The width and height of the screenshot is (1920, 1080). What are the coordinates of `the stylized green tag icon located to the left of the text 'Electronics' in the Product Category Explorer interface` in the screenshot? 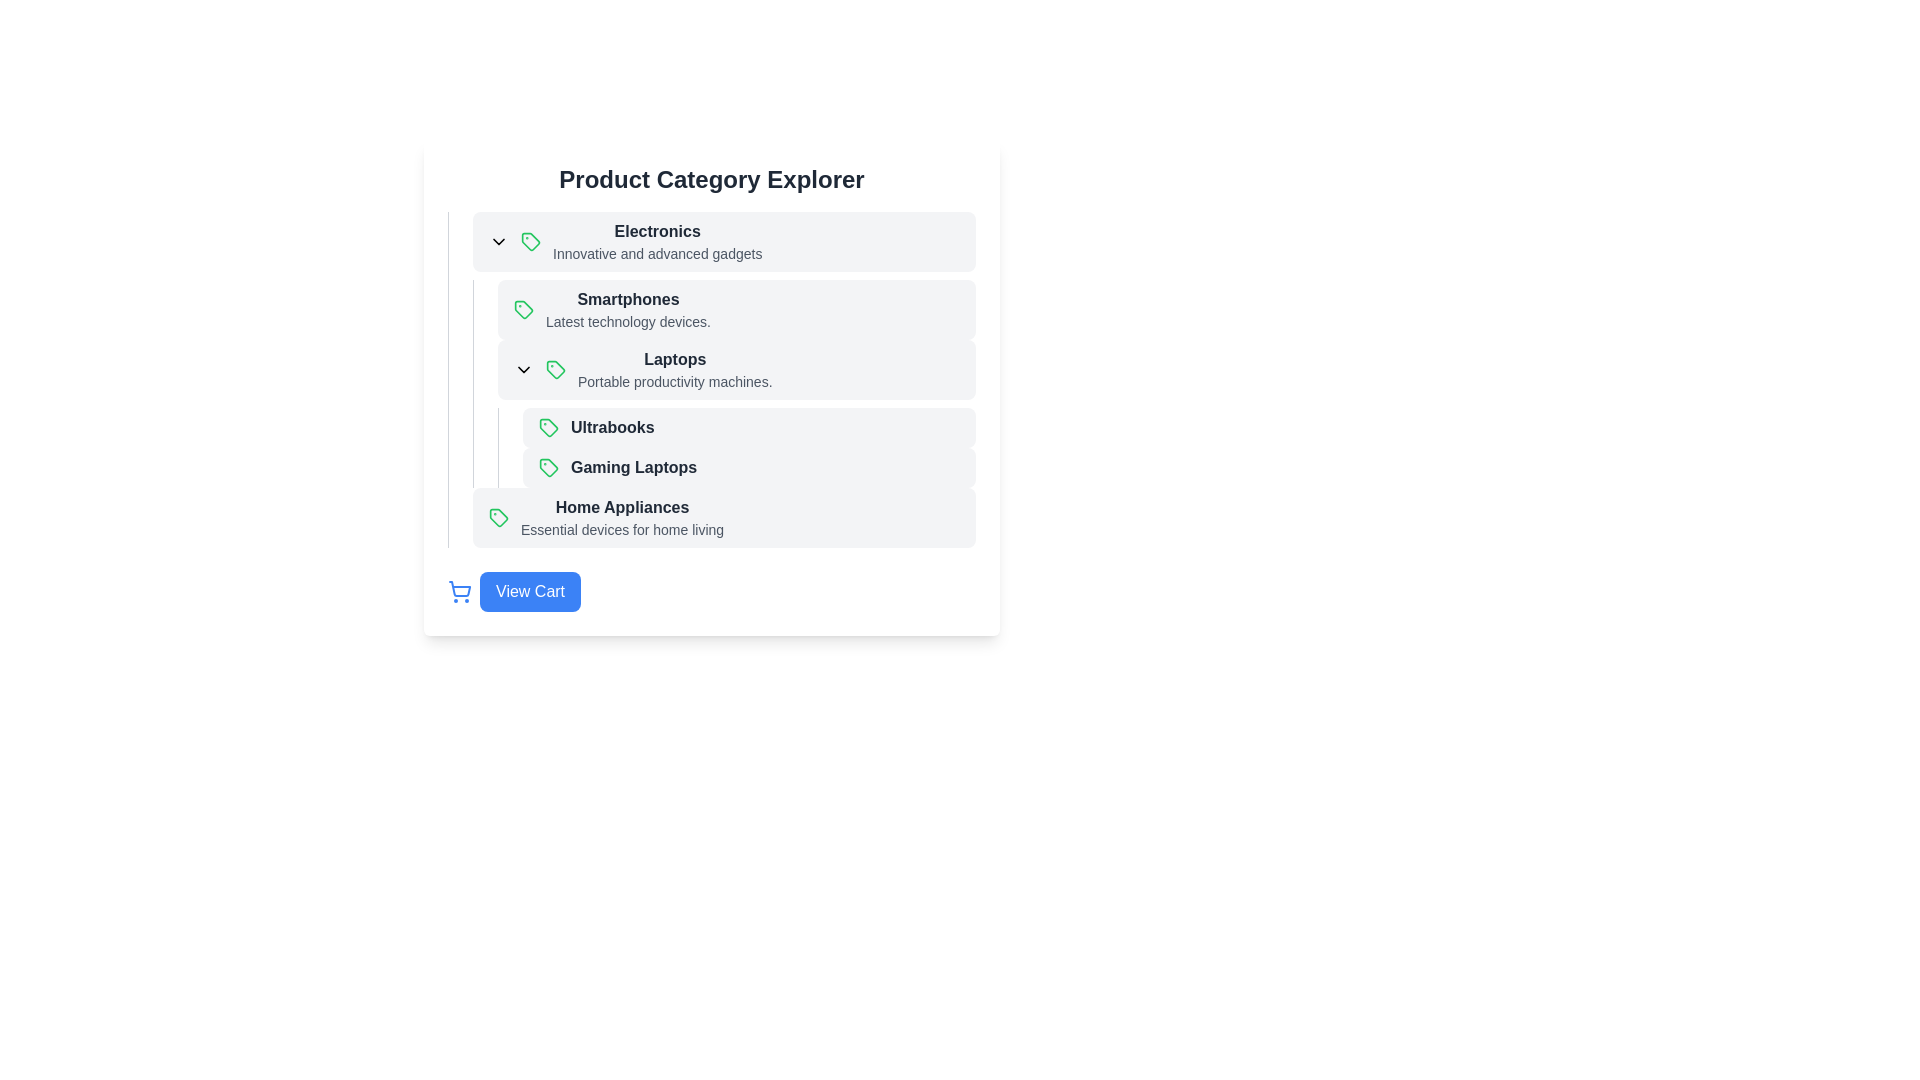 It's located at (531, 241).